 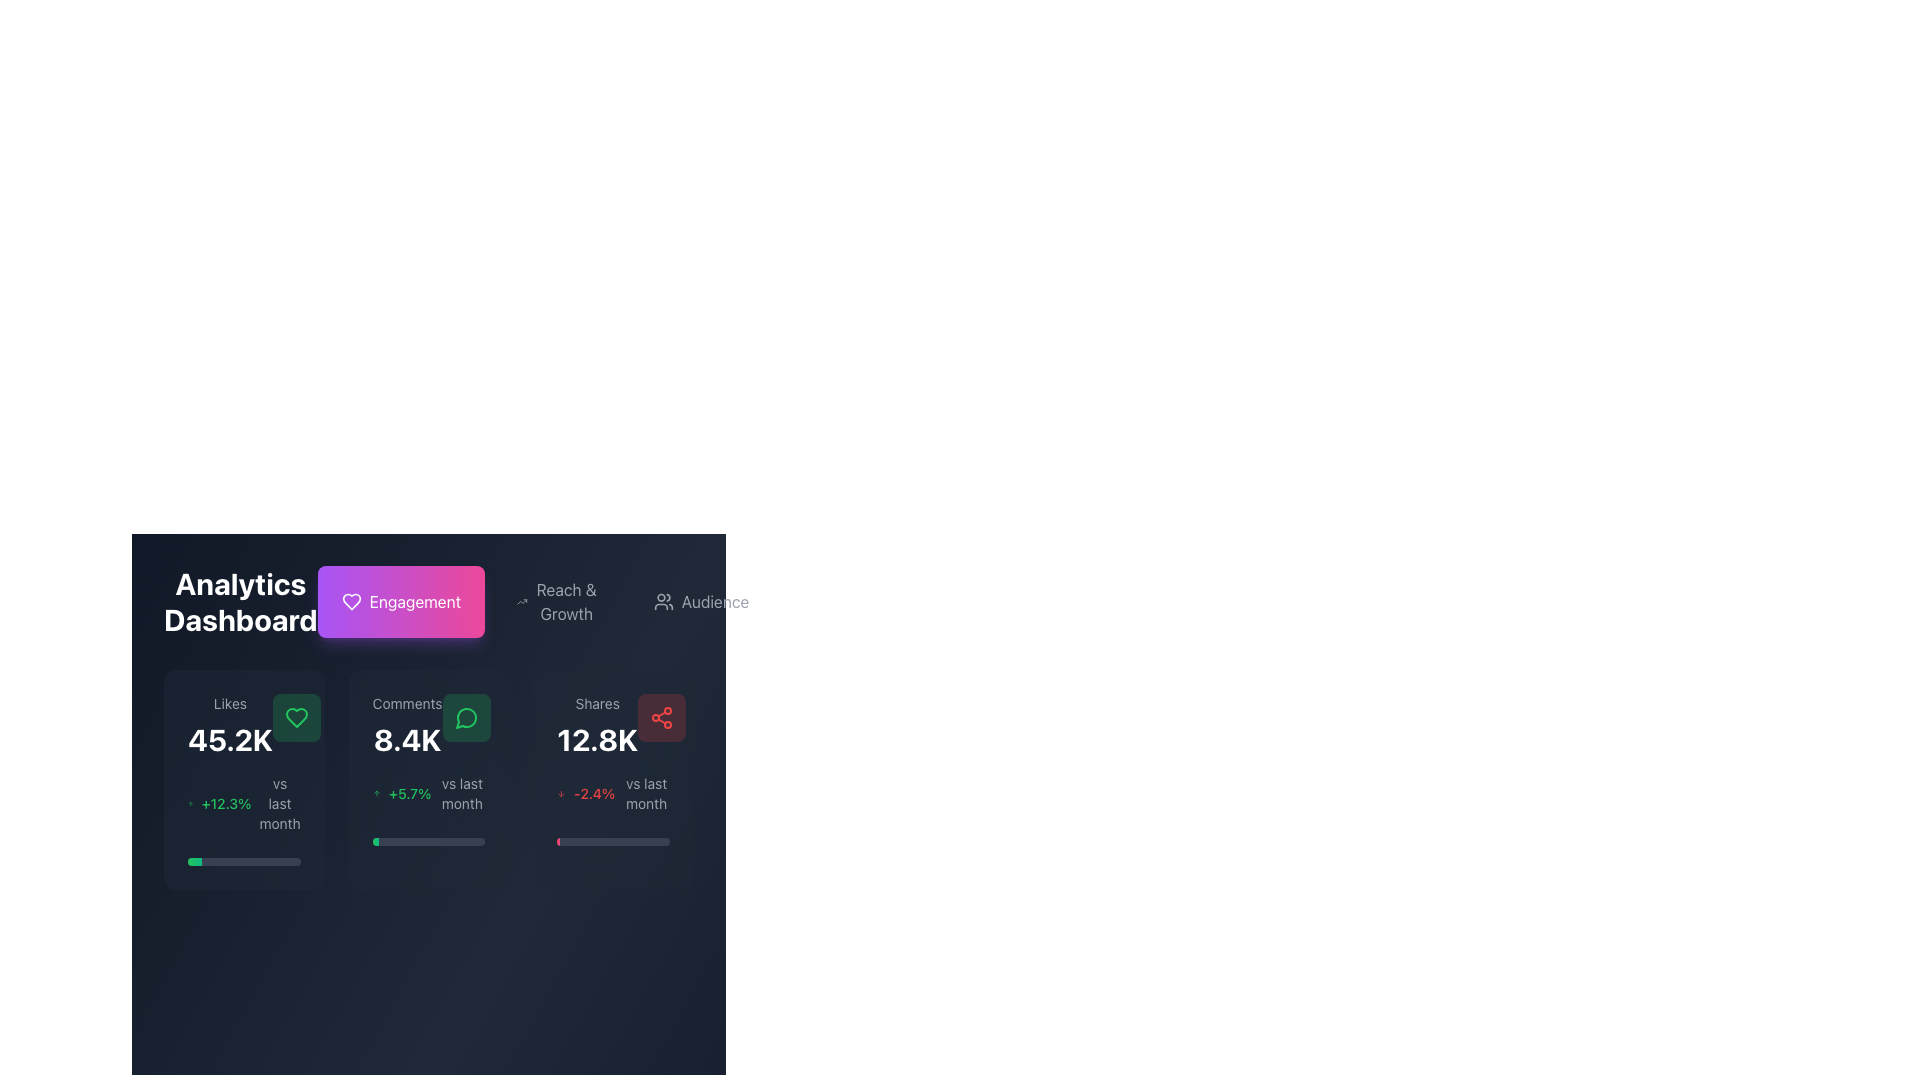 I want to click on the 'Audience' text label within the navigation menu, so click(x=715, y=600).